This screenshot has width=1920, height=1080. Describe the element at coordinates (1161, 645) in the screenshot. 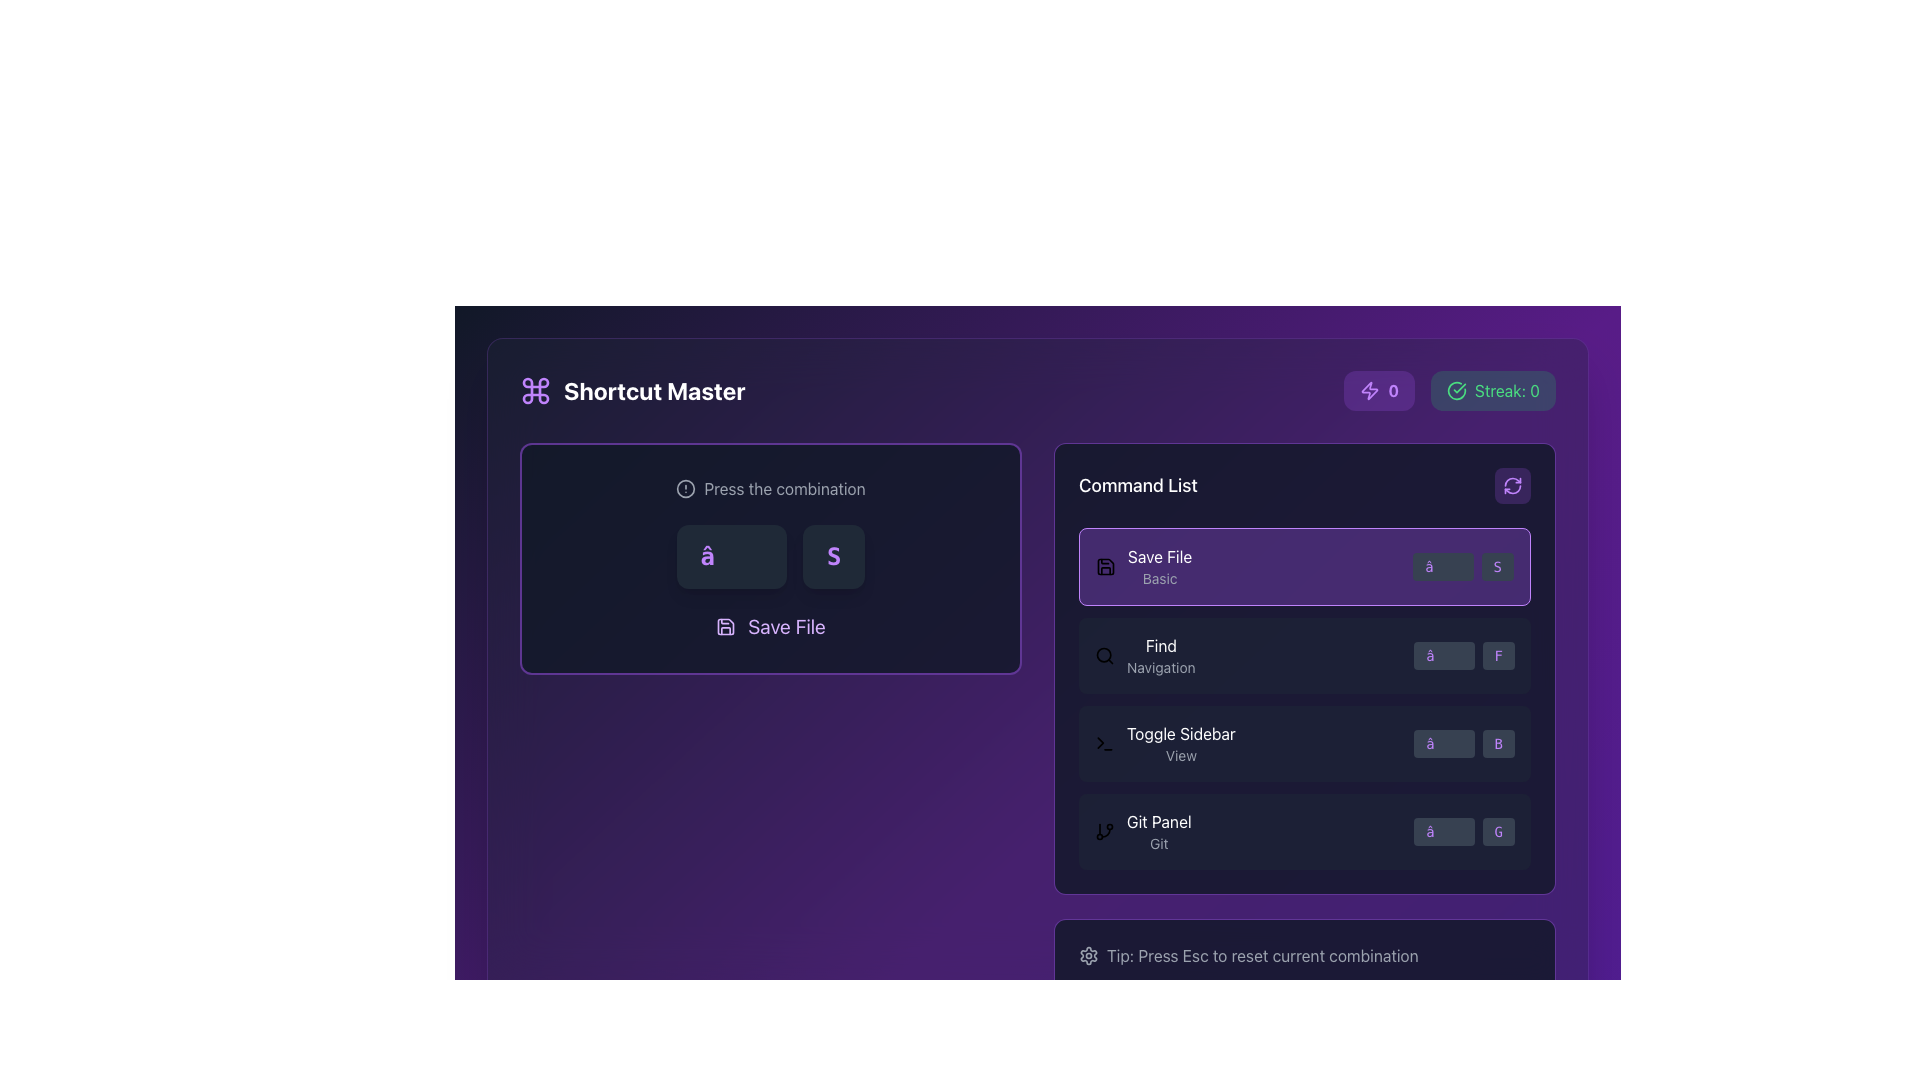

I see `the label indicating the search functionality in the right-side panel of the 'Command List' interface, which is associated with a magnifying glass icon and has a subtitle reading 'Navigation'` at that location.